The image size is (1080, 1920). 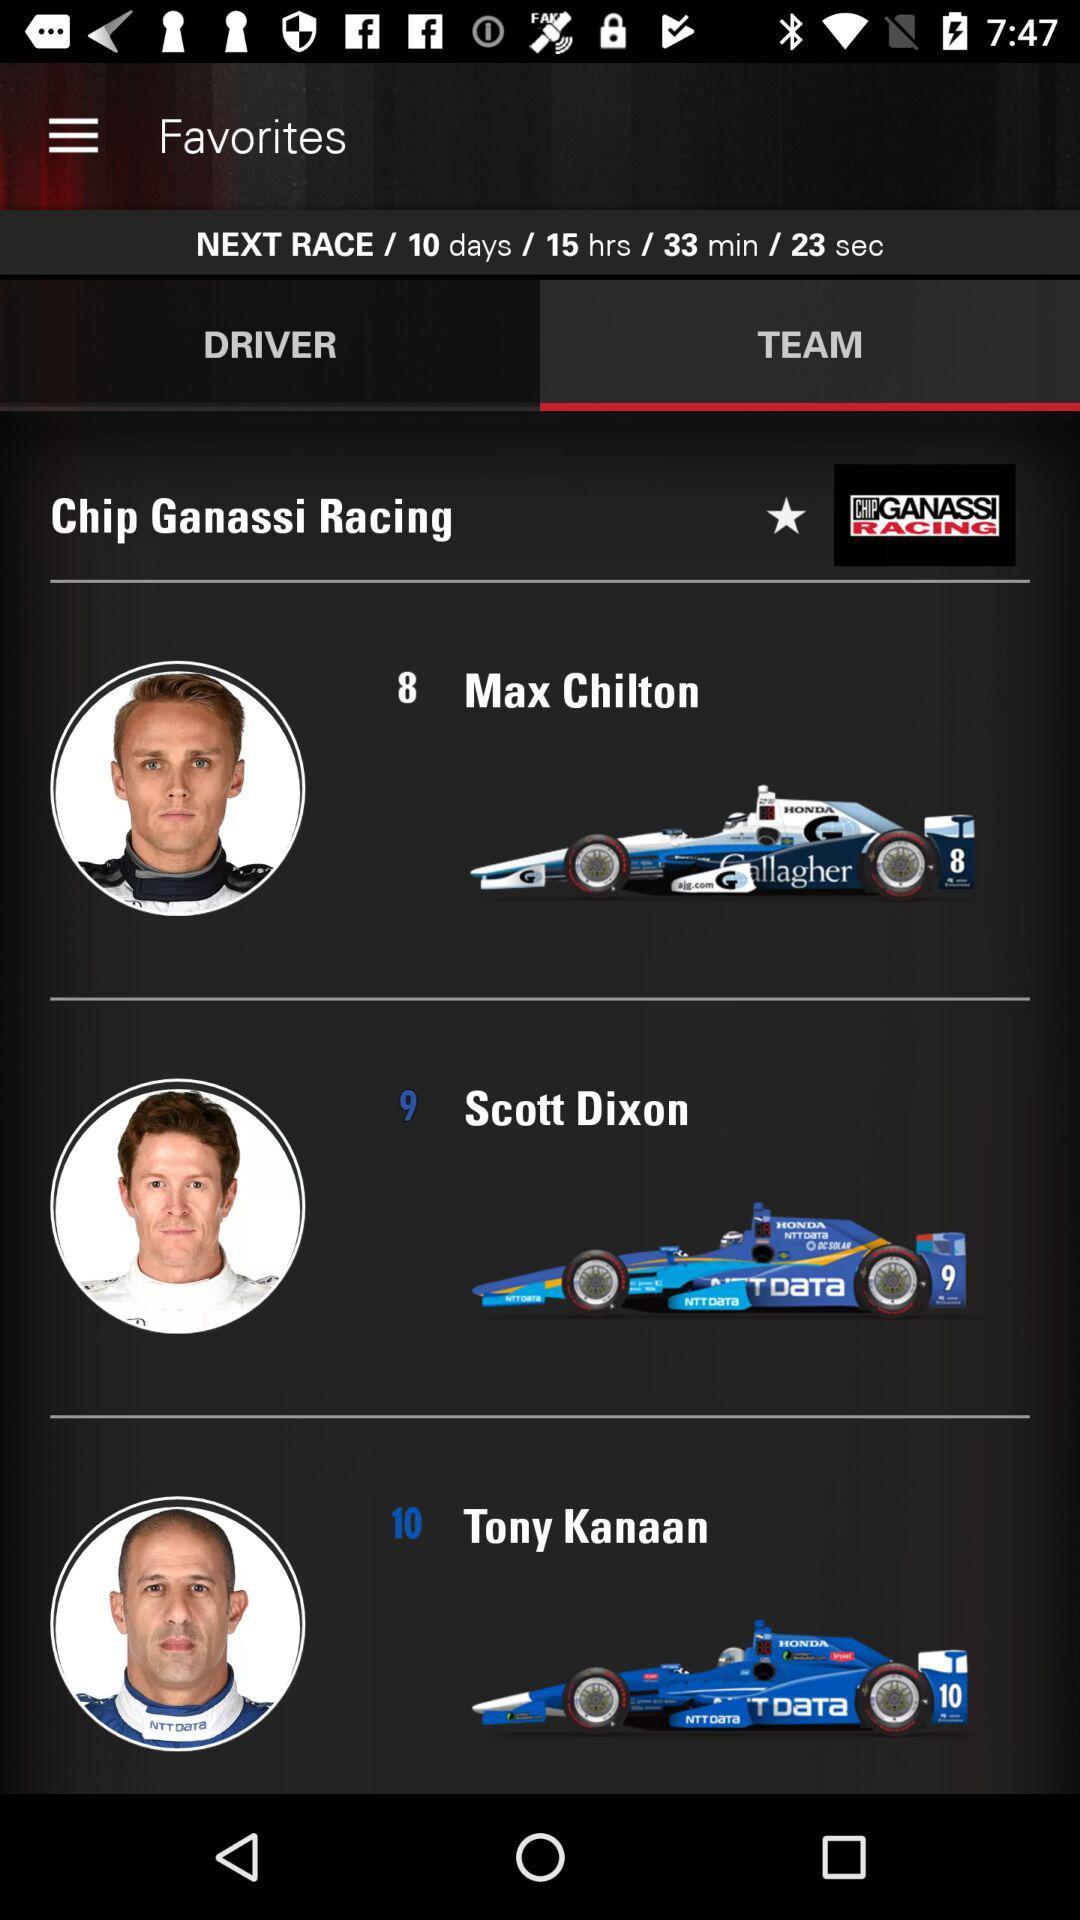 What do you see at coordinates (72, 135) in the screenshot?
I see `item to the left of the favorites icon` at bounding box center [72, 135].